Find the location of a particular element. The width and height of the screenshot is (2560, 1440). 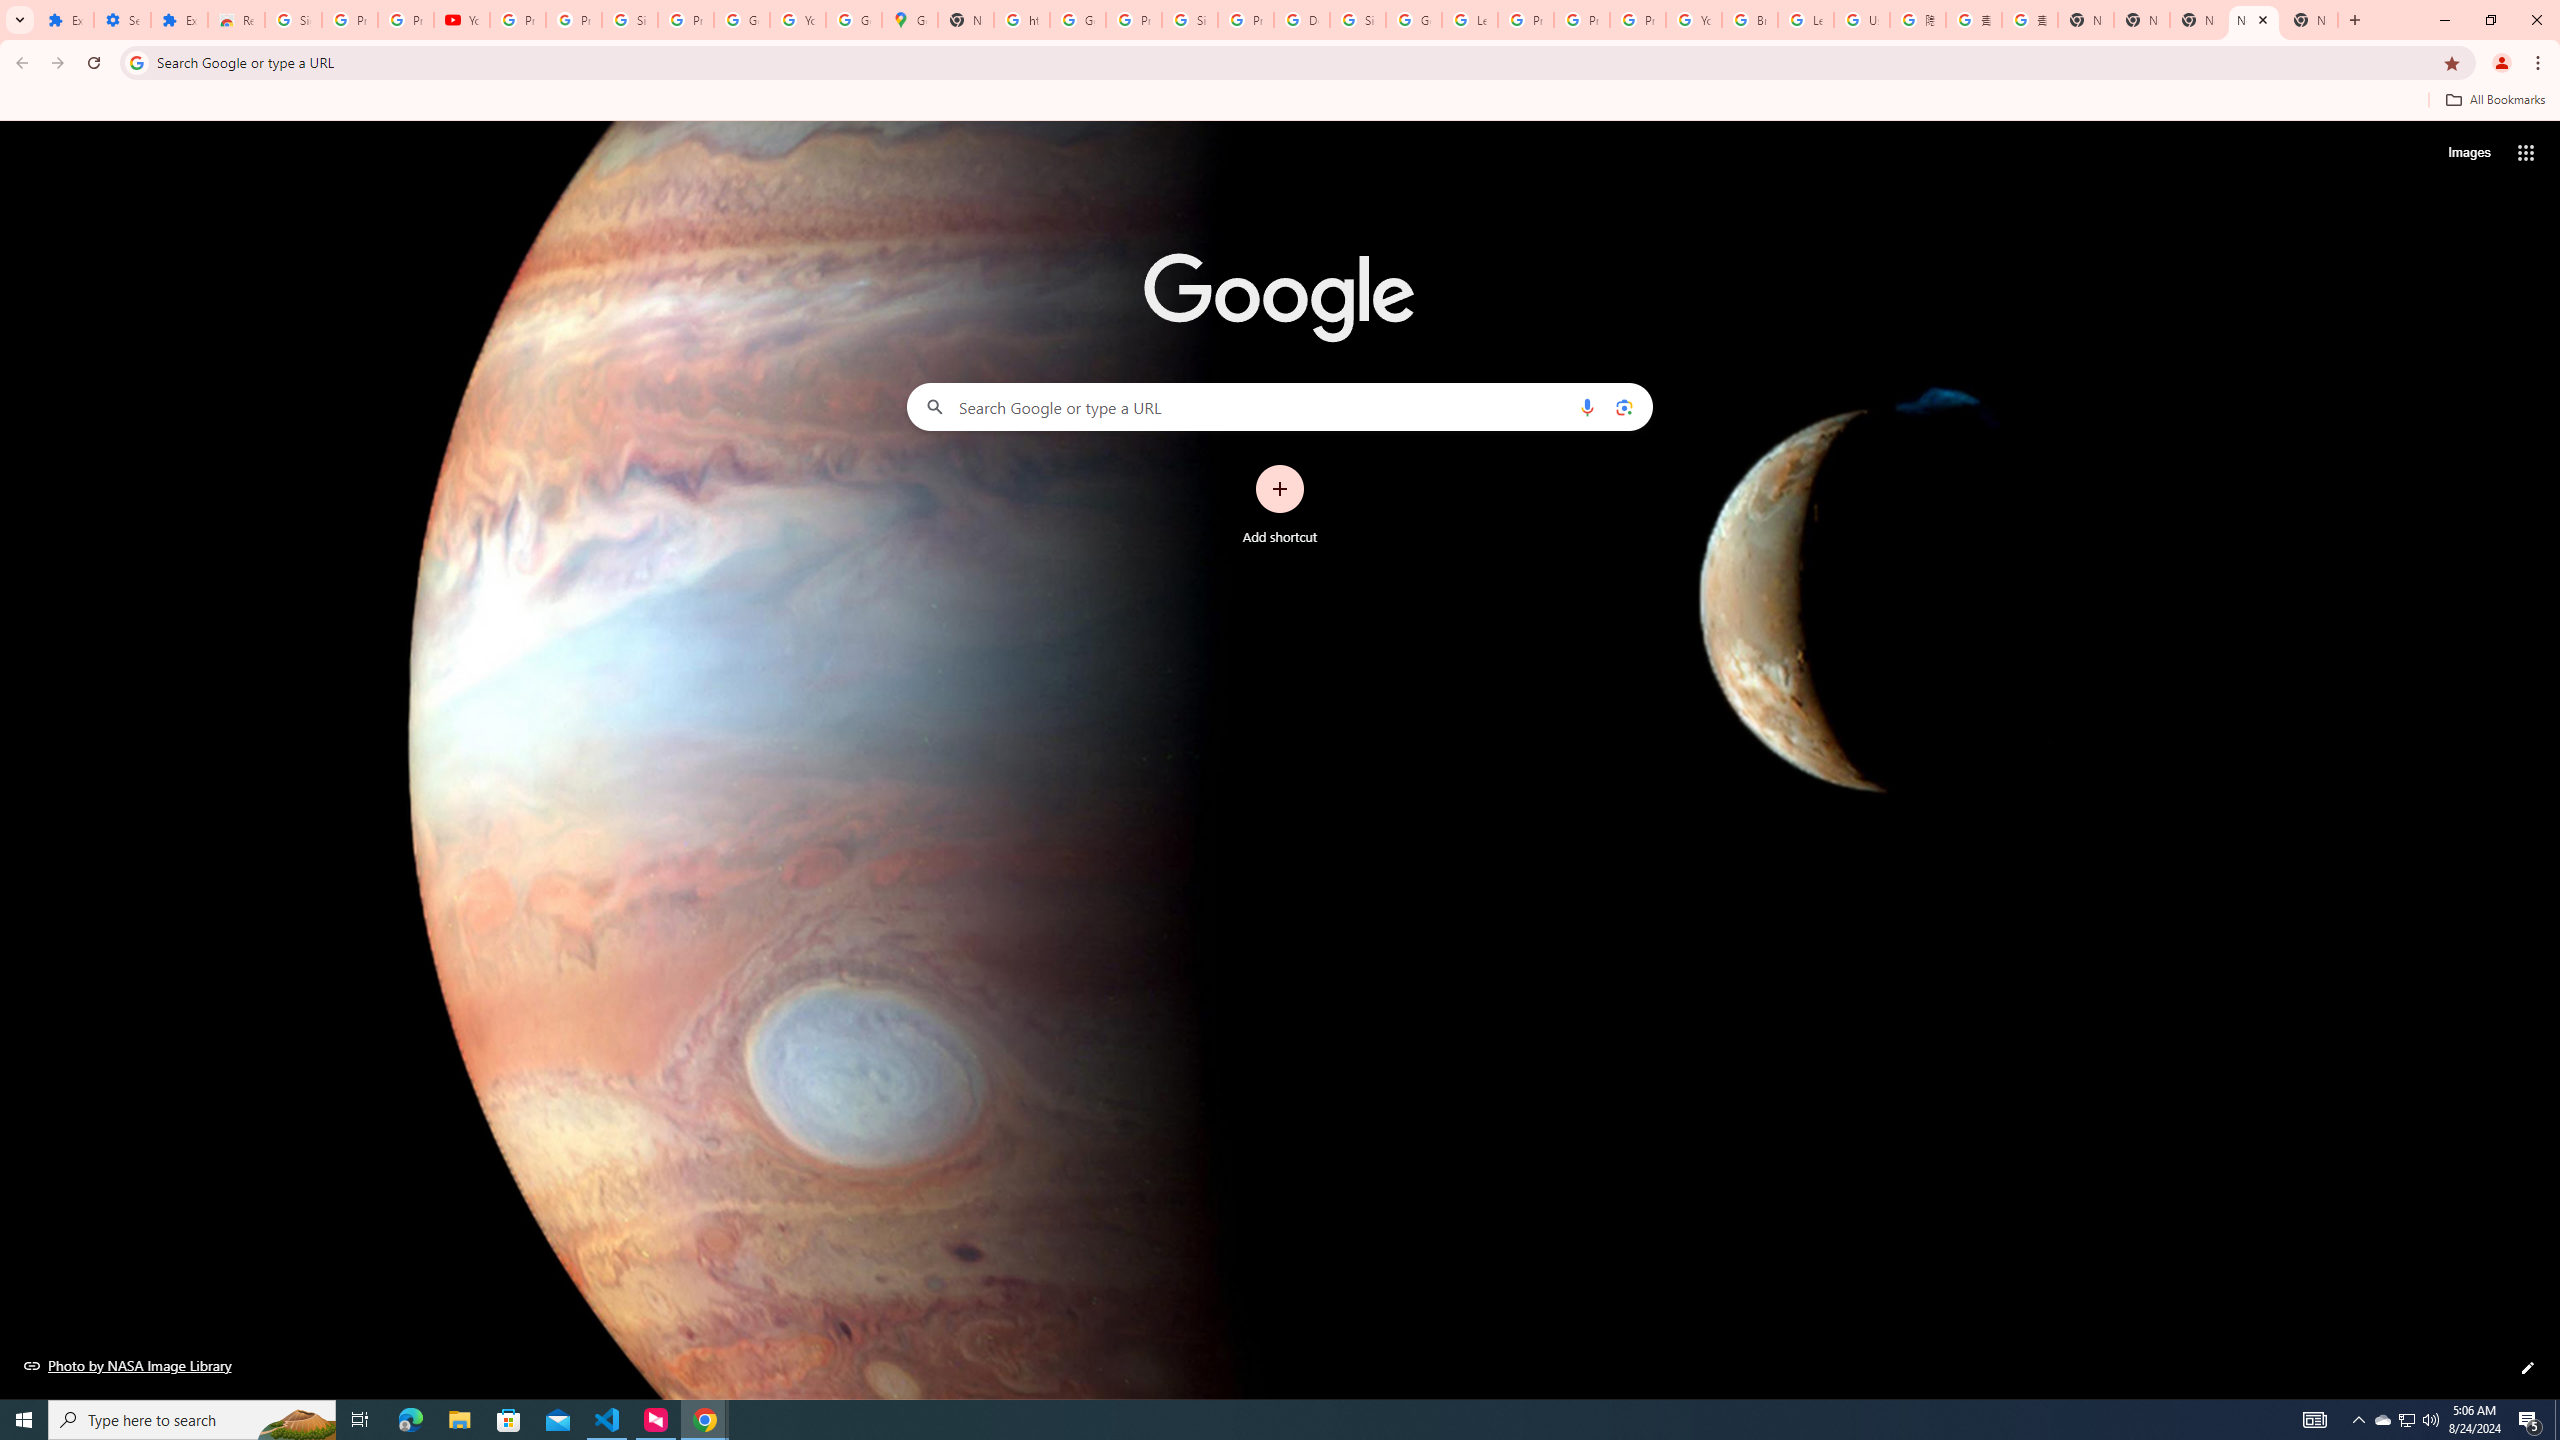

'Delete specific Google services or your Google Account' is located at coordinates (1300, 19).